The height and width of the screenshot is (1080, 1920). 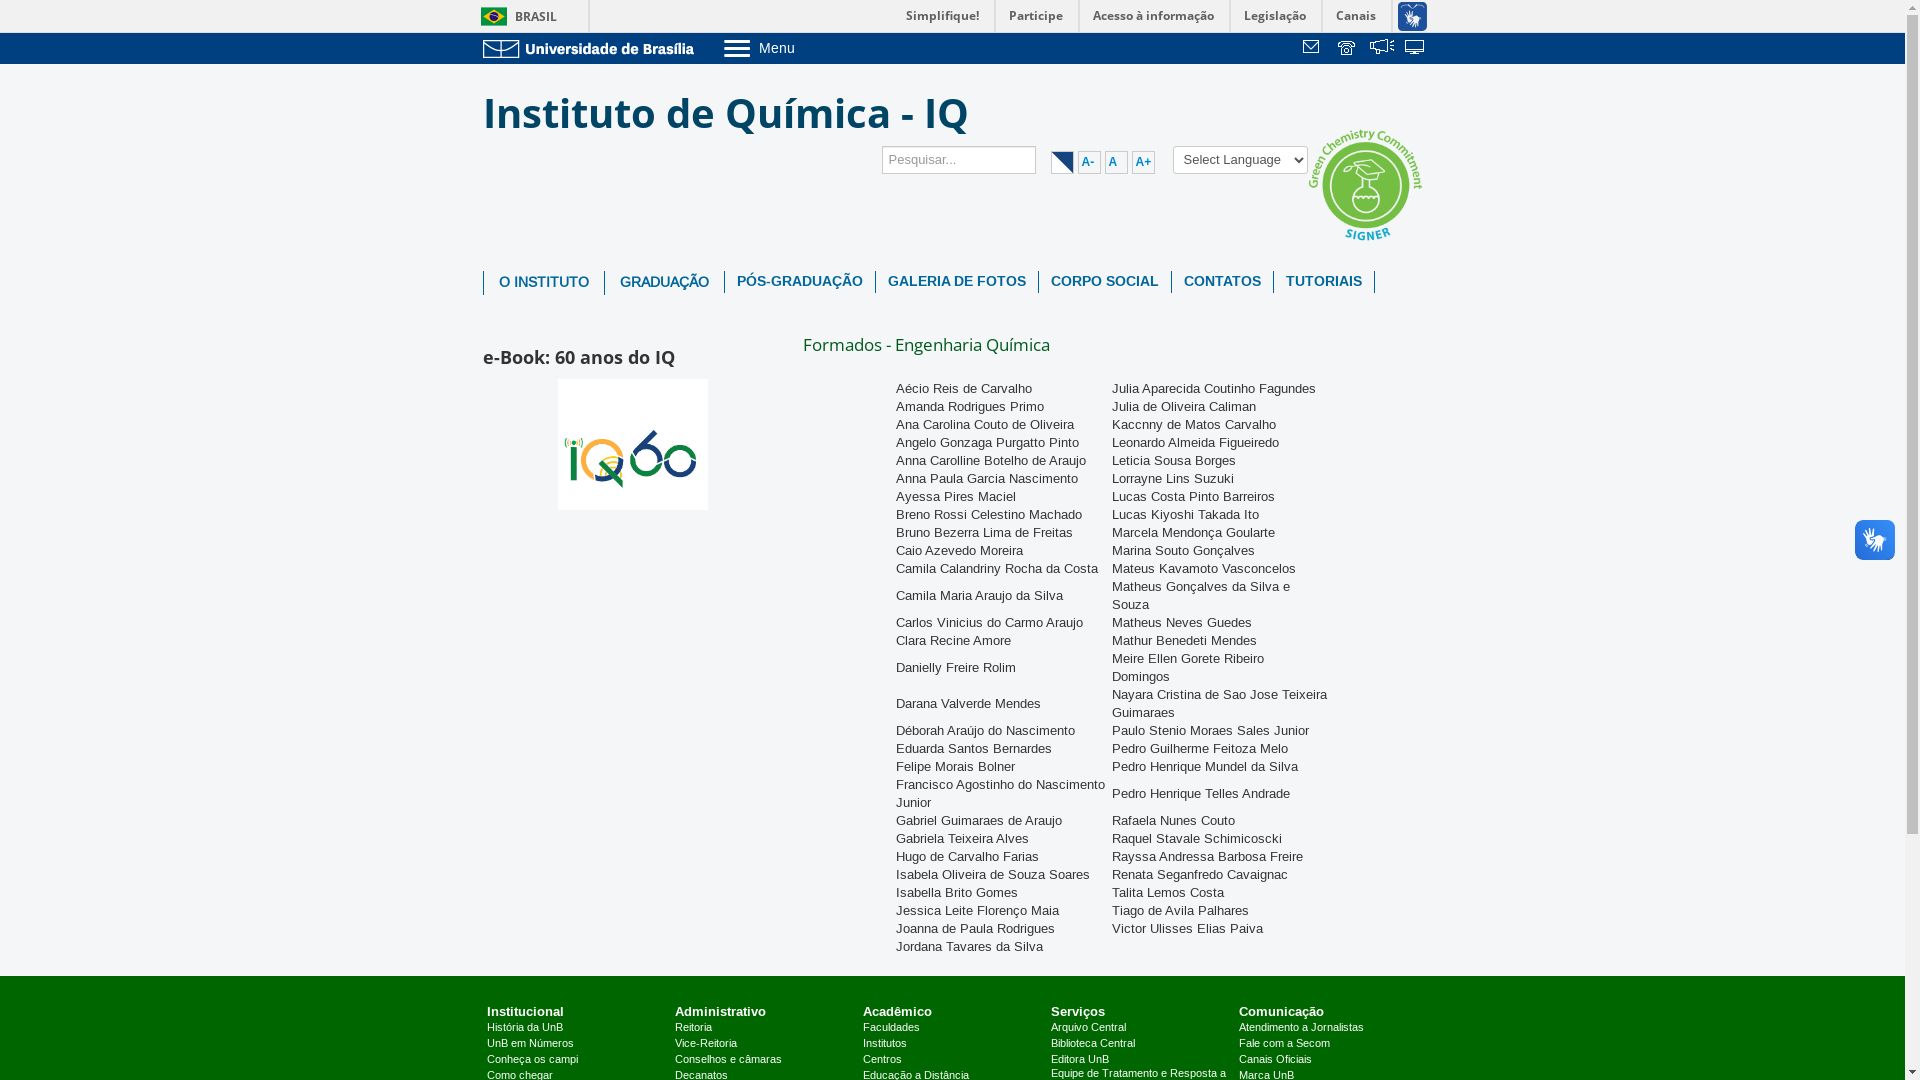 I want to click on 'Menu', so click(x=809, y=46).